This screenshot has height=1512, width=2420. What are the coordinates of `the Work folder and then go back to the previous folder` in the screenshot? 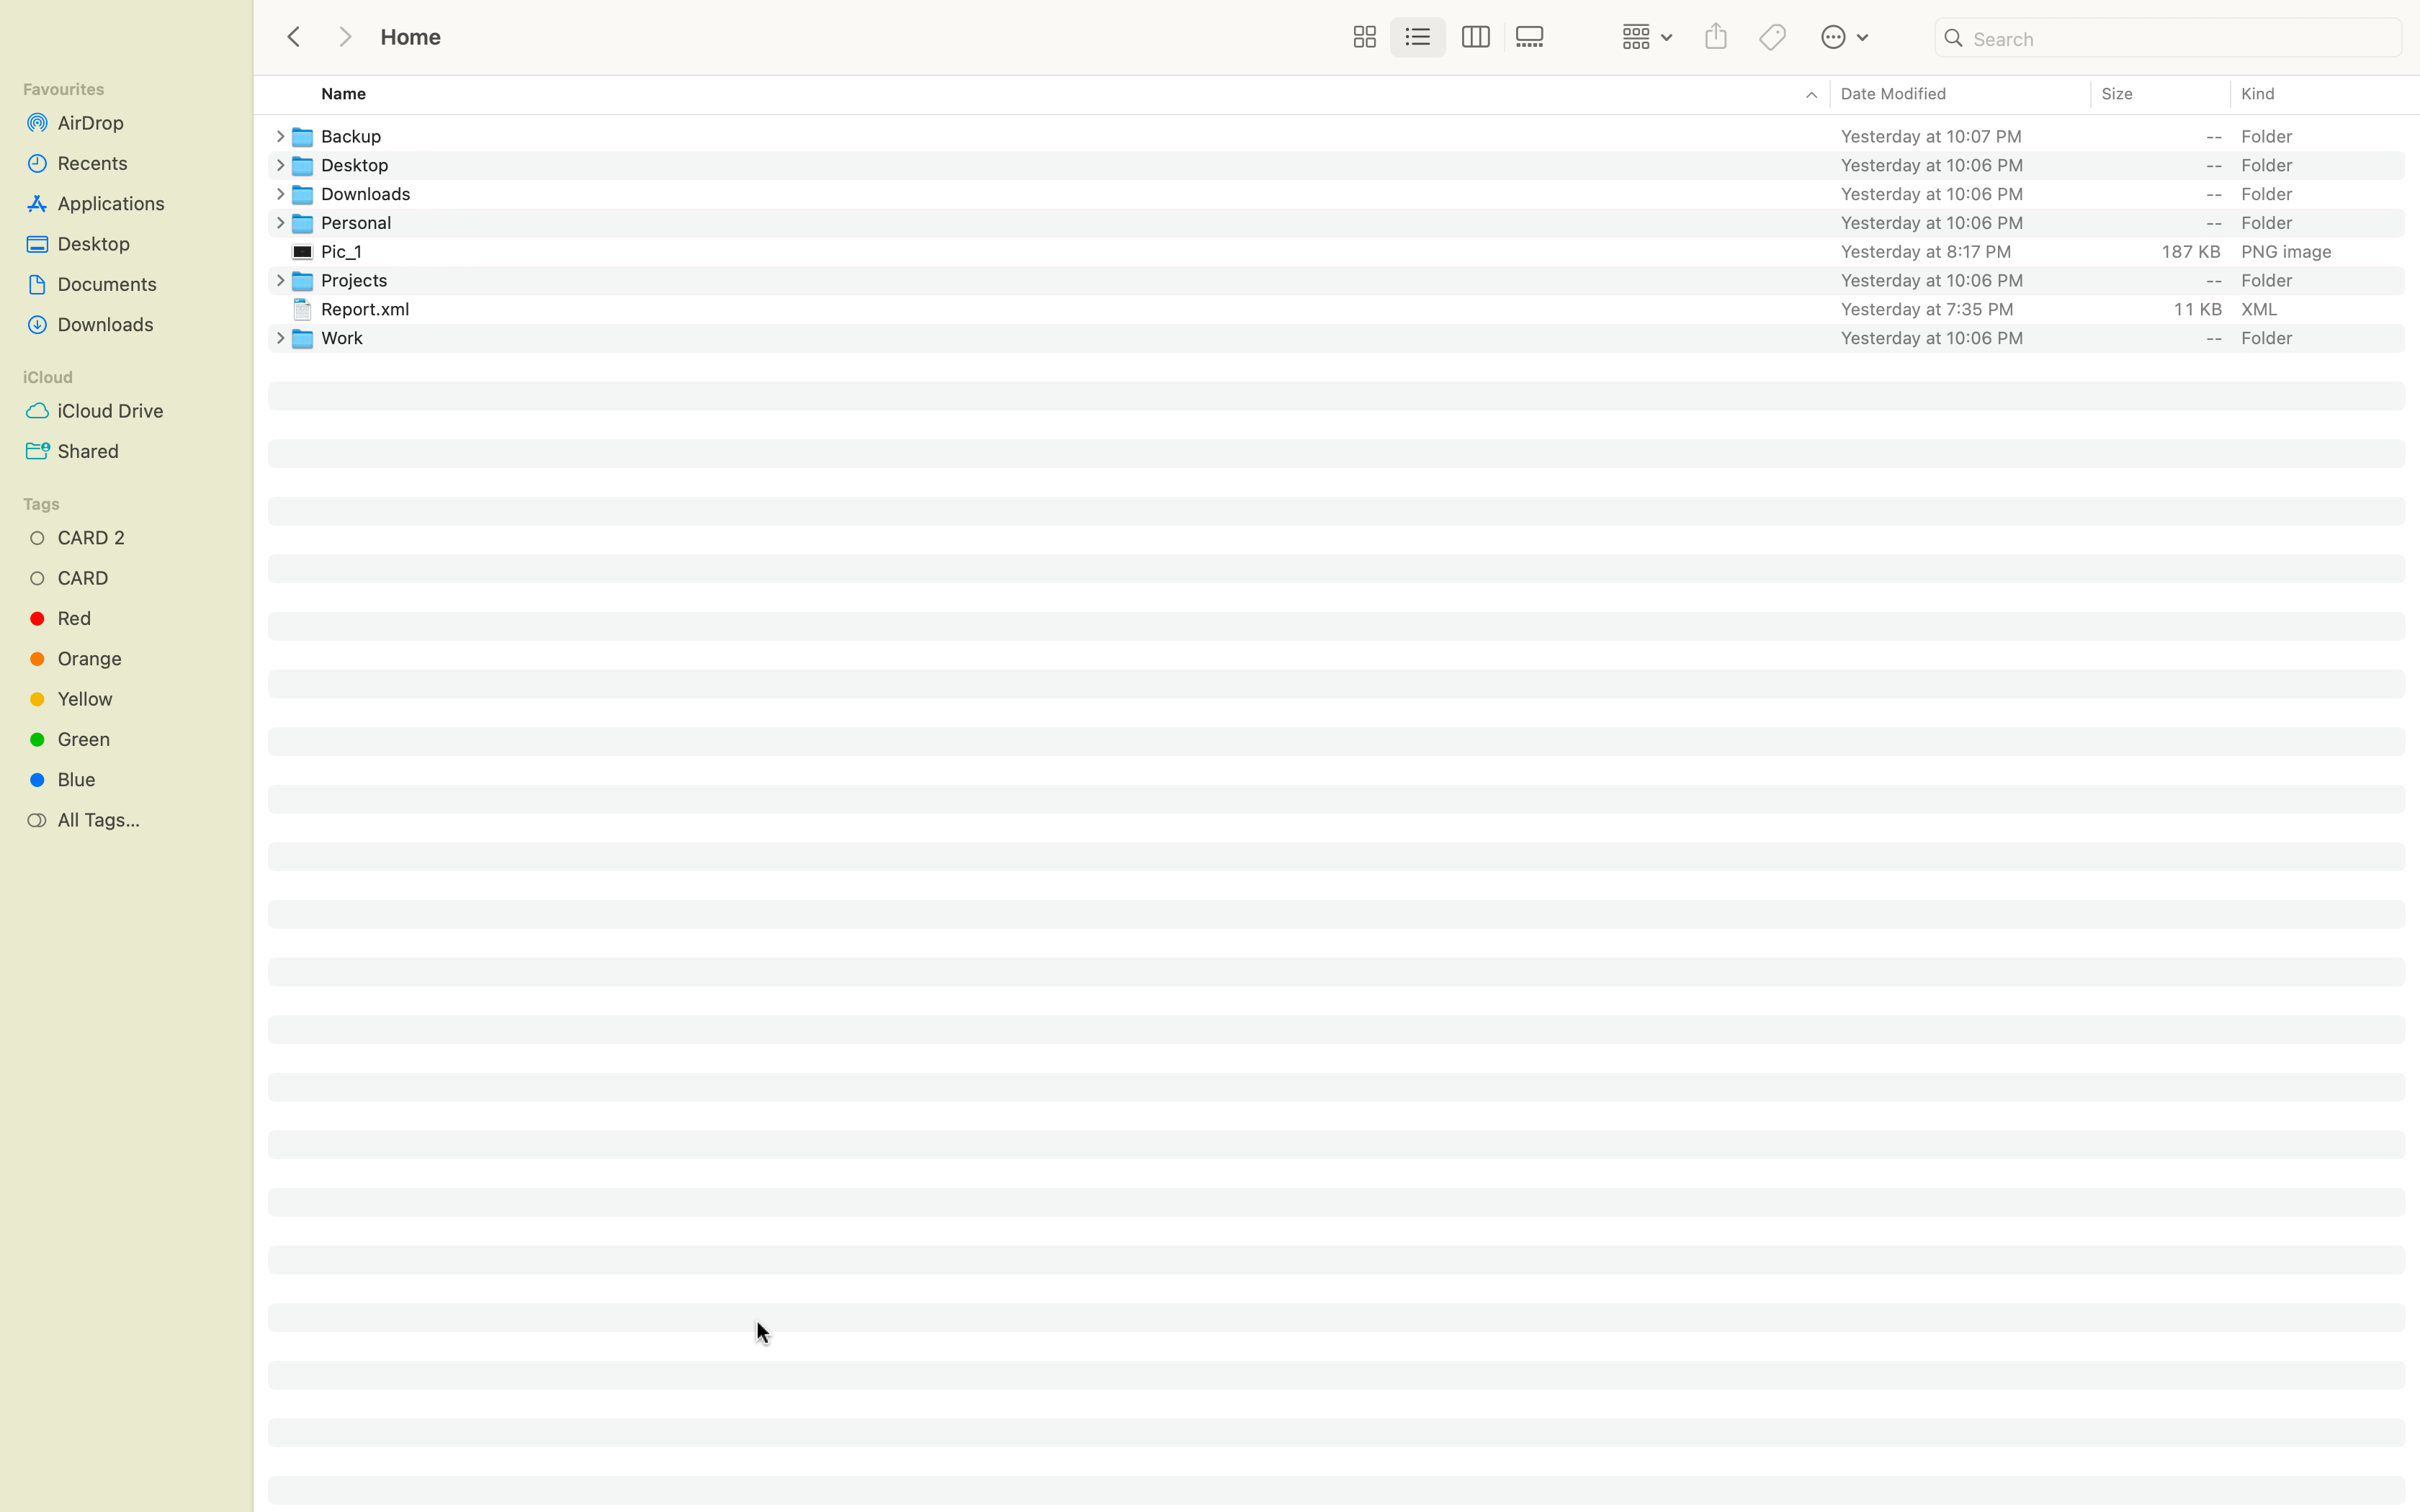 It's located at (1353, 336).